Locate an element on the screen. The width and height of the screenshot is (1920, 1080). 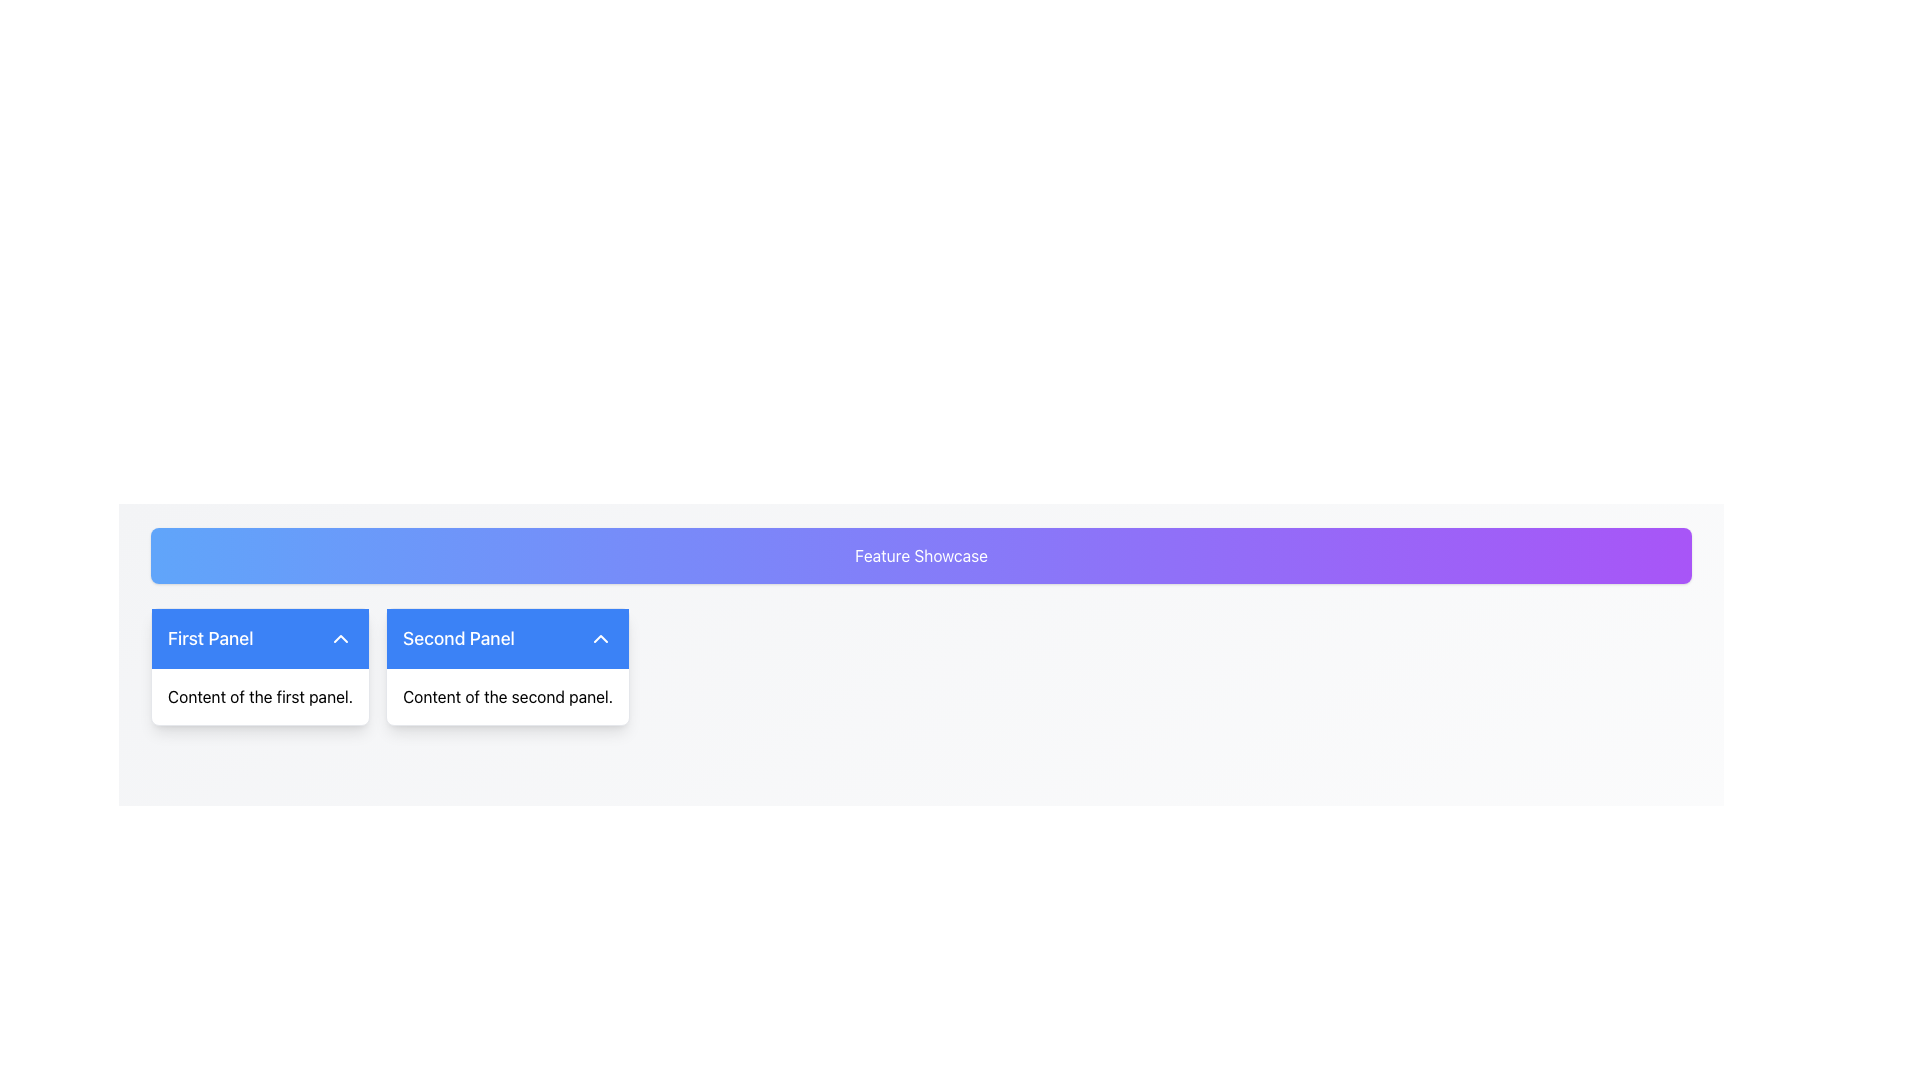
the 'First Panel' text label which is displayed in white on a blue background, located on the left-side panel is located at coordinates (210, 639).